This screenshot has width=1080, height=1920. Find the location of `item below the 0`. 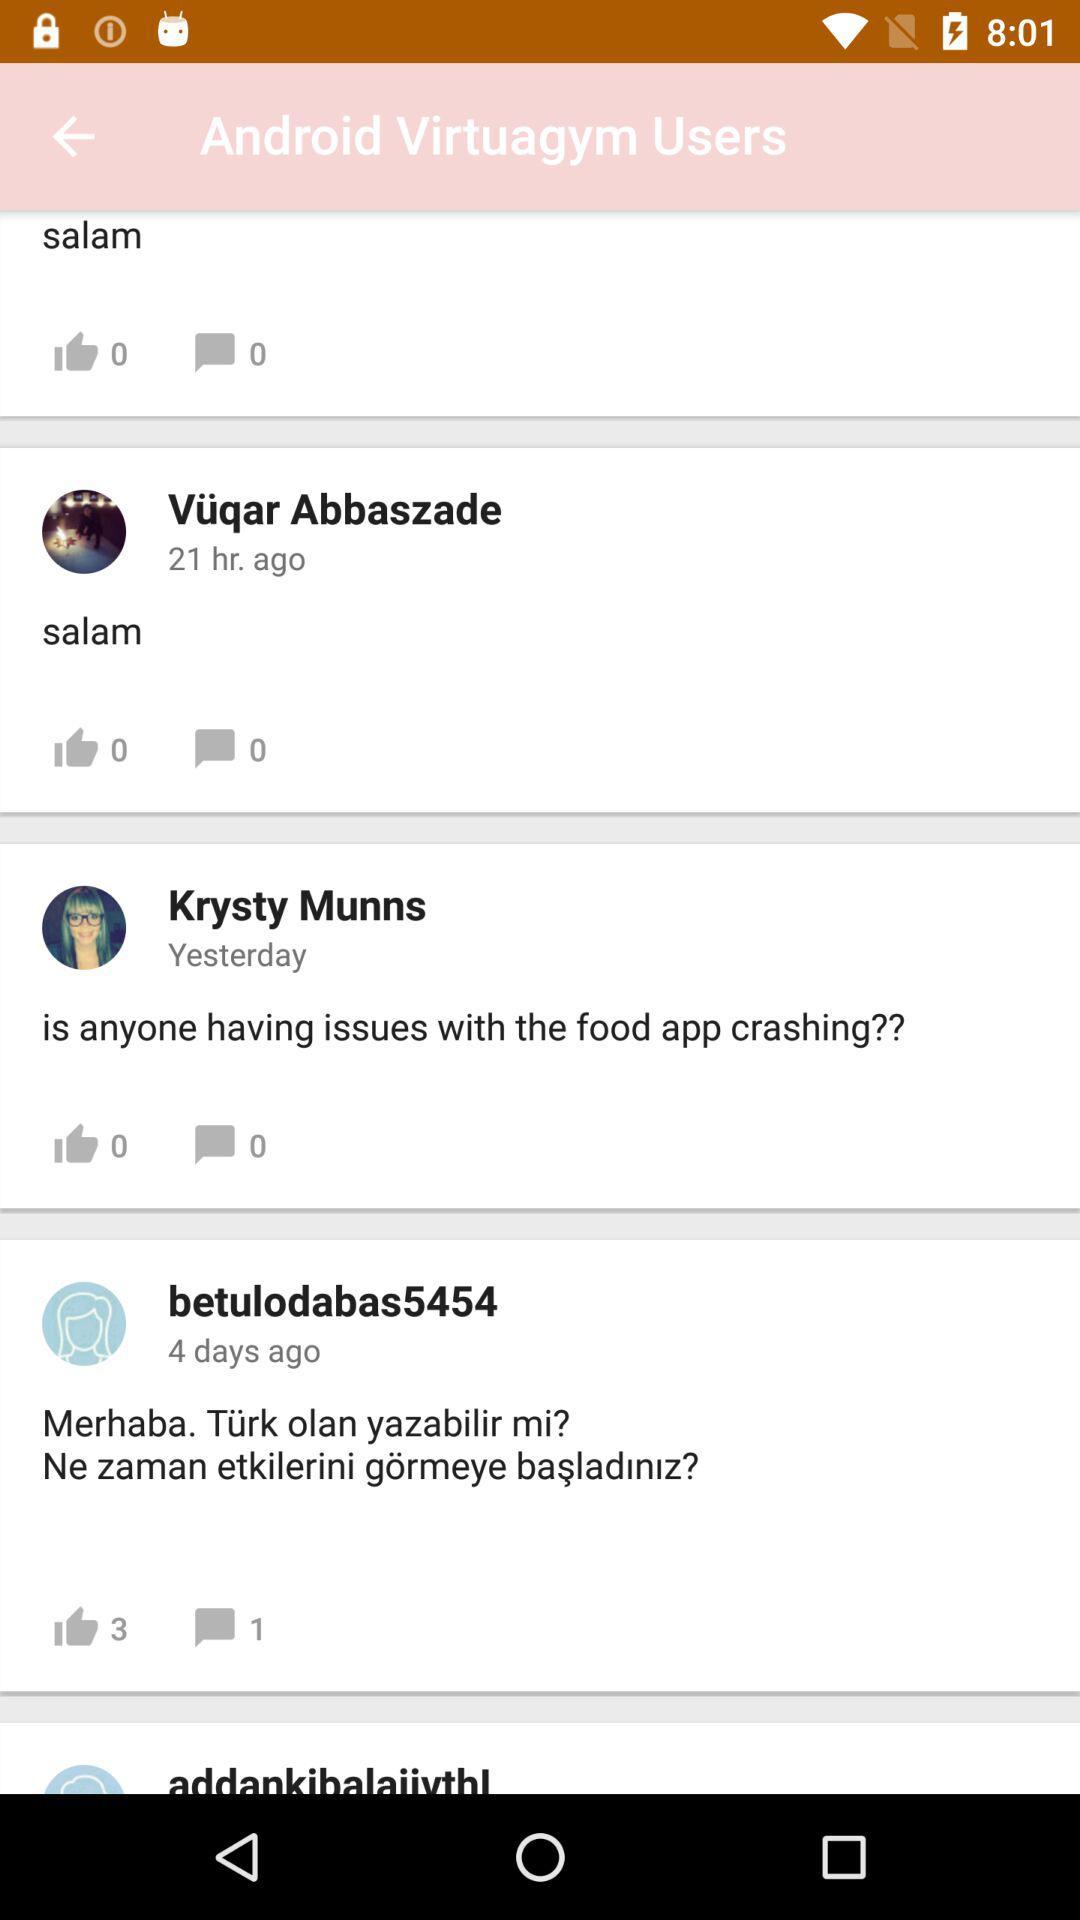

item below the 0 is located at coordinates (331, 1299).